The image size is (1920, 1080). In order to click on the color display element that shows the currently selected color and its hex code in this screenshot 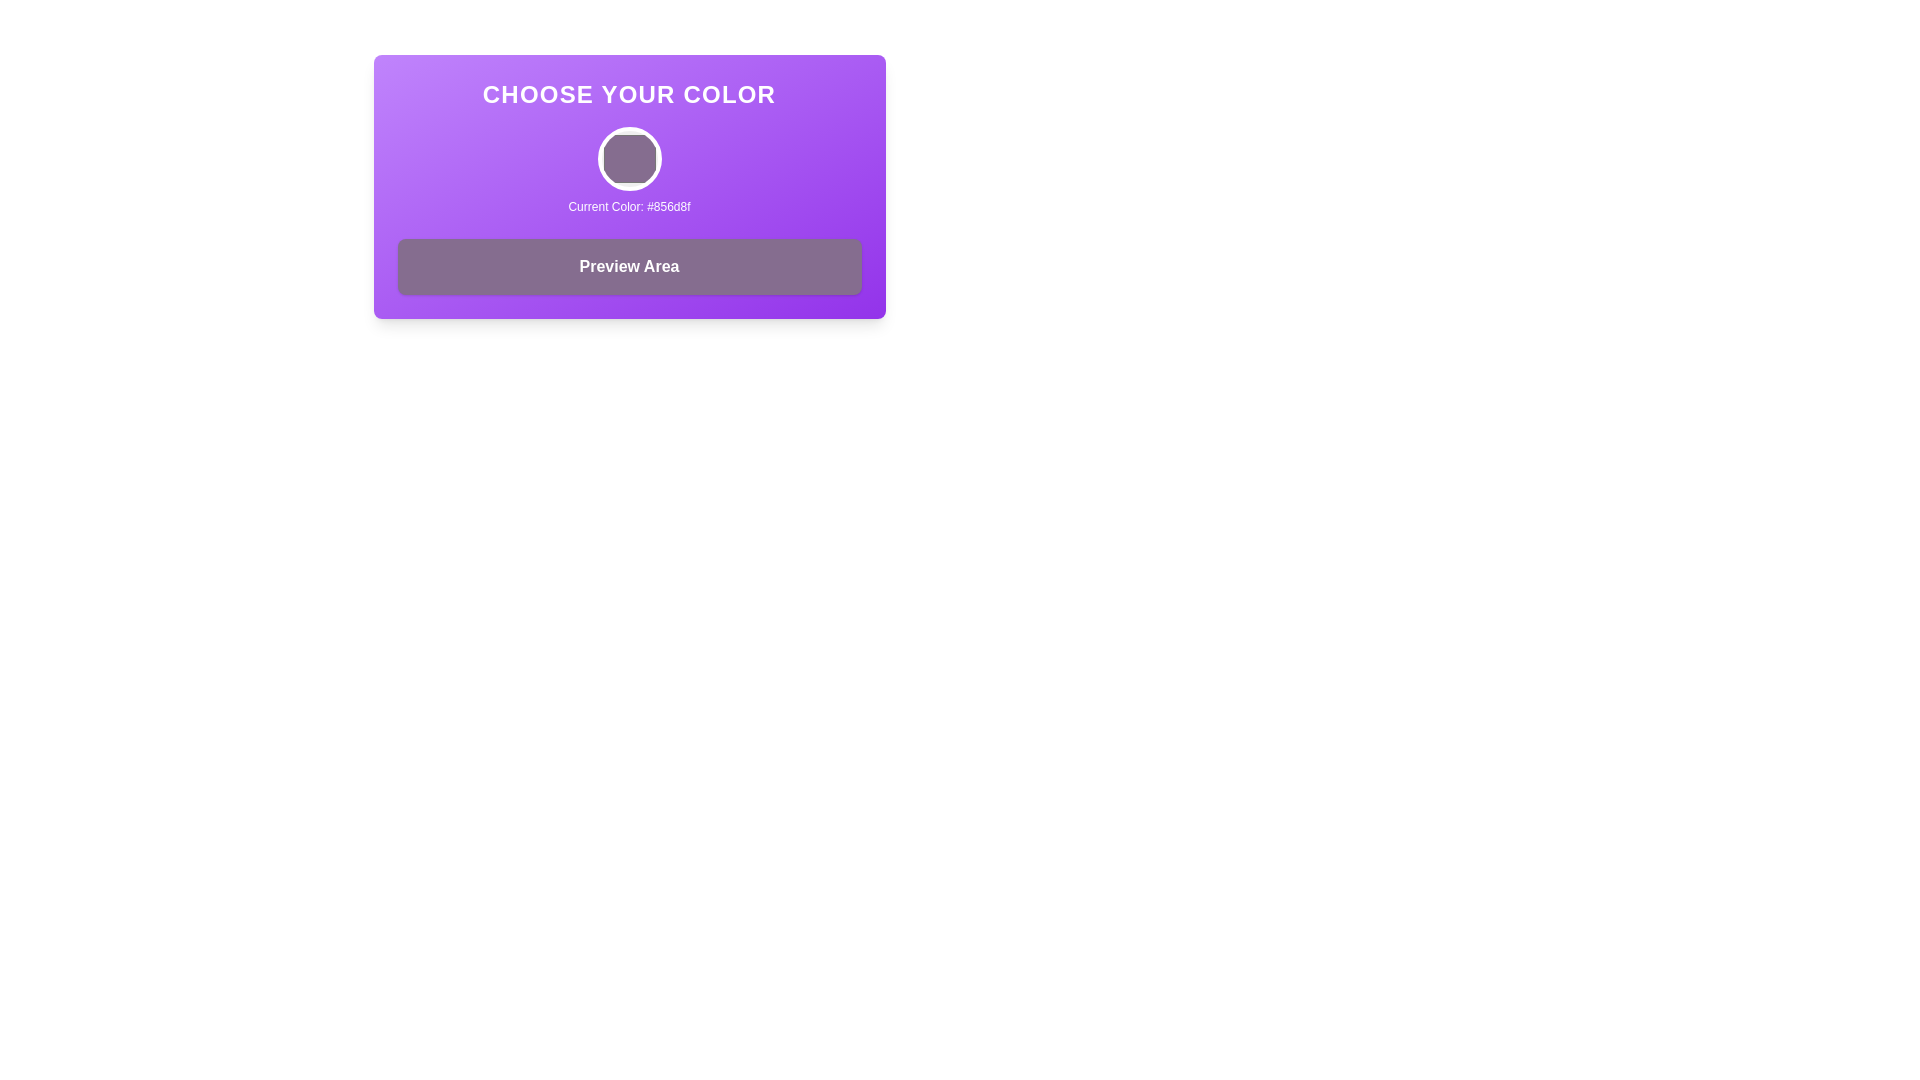, I will do `click(628, 169)`.